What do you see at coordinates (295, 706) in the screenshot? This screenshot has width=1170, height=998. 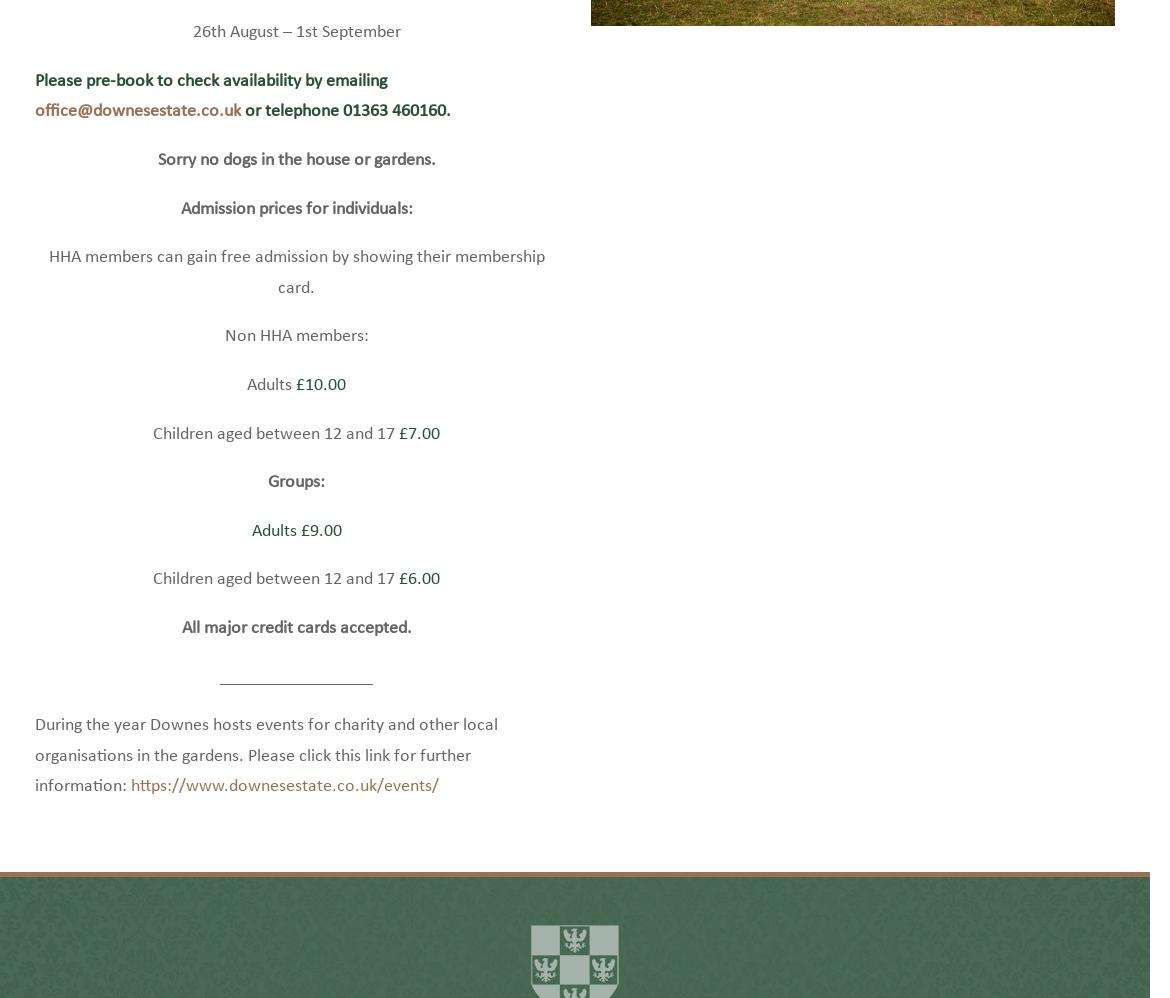 I see `'_________________'` at bounding box center [295, 706].